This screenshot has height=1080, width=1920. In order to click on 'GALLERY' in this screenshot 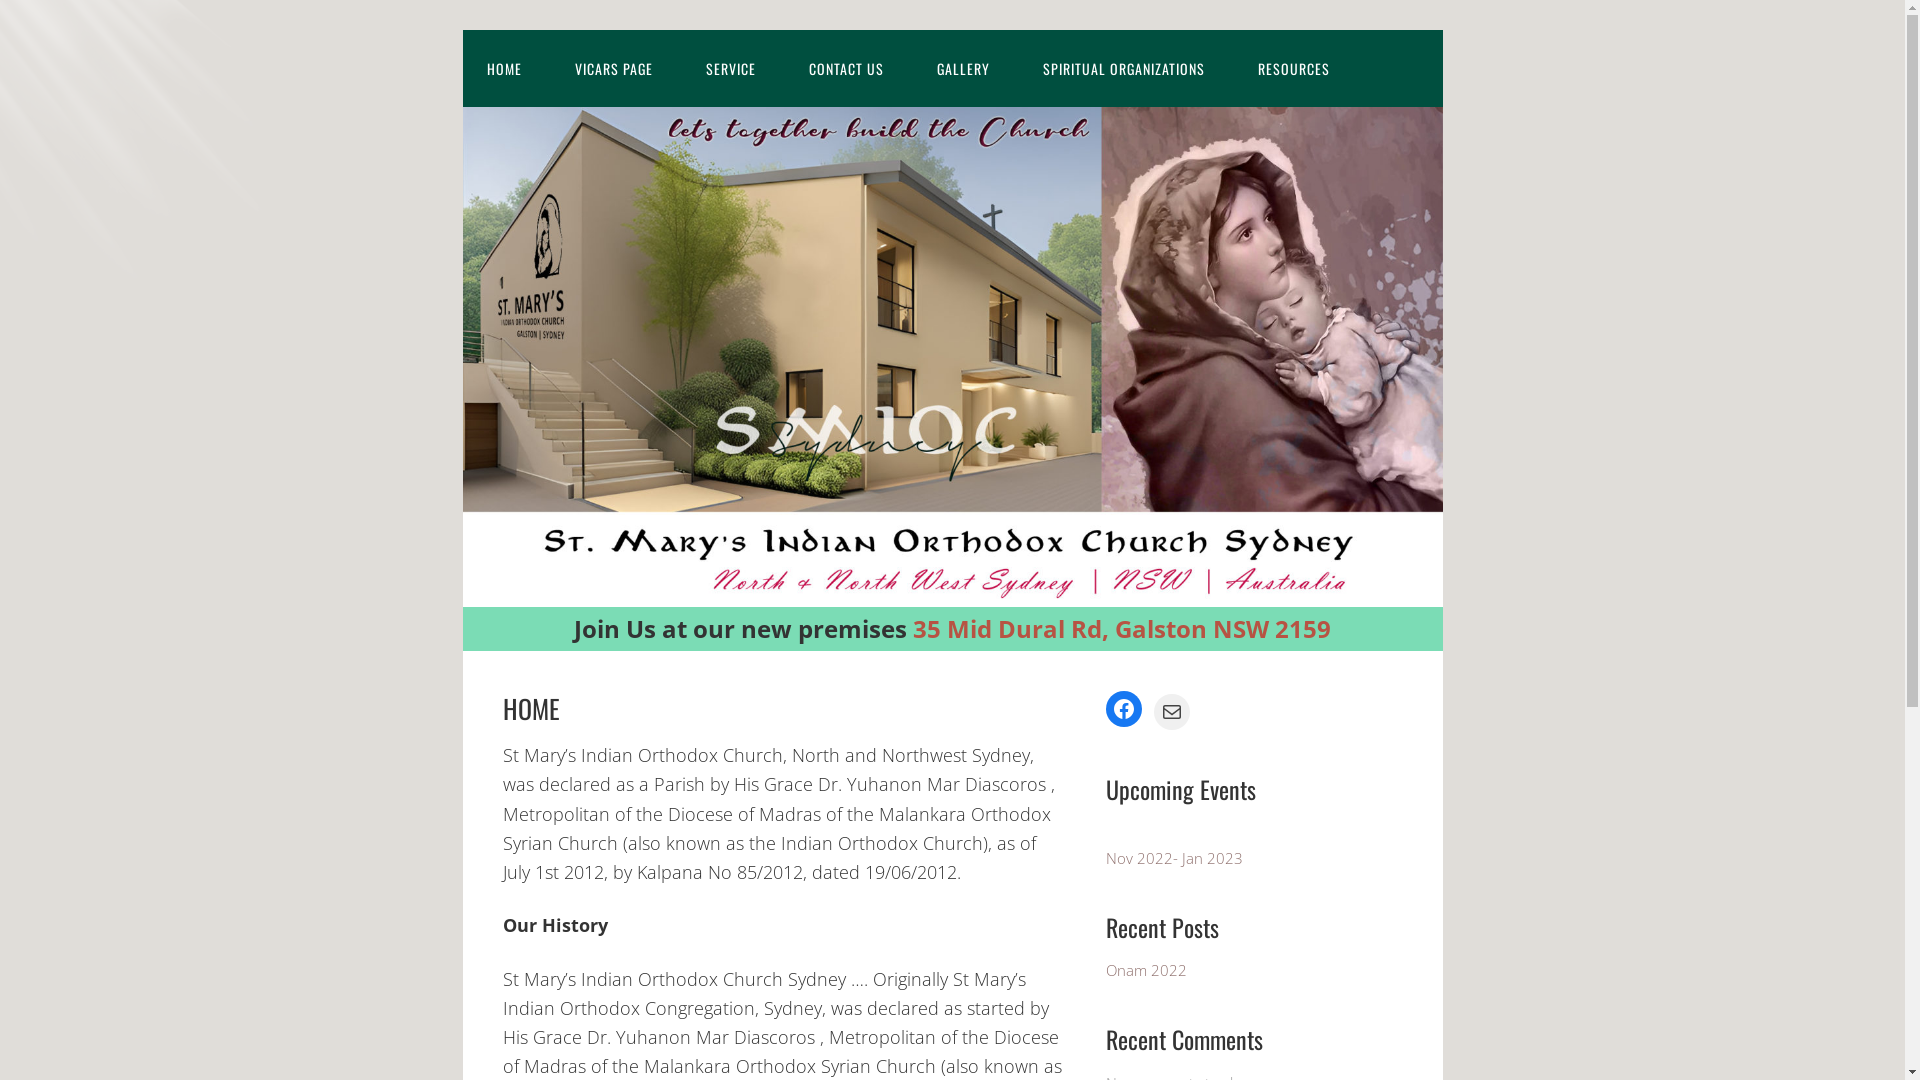, I will do `click(962, 67)`.